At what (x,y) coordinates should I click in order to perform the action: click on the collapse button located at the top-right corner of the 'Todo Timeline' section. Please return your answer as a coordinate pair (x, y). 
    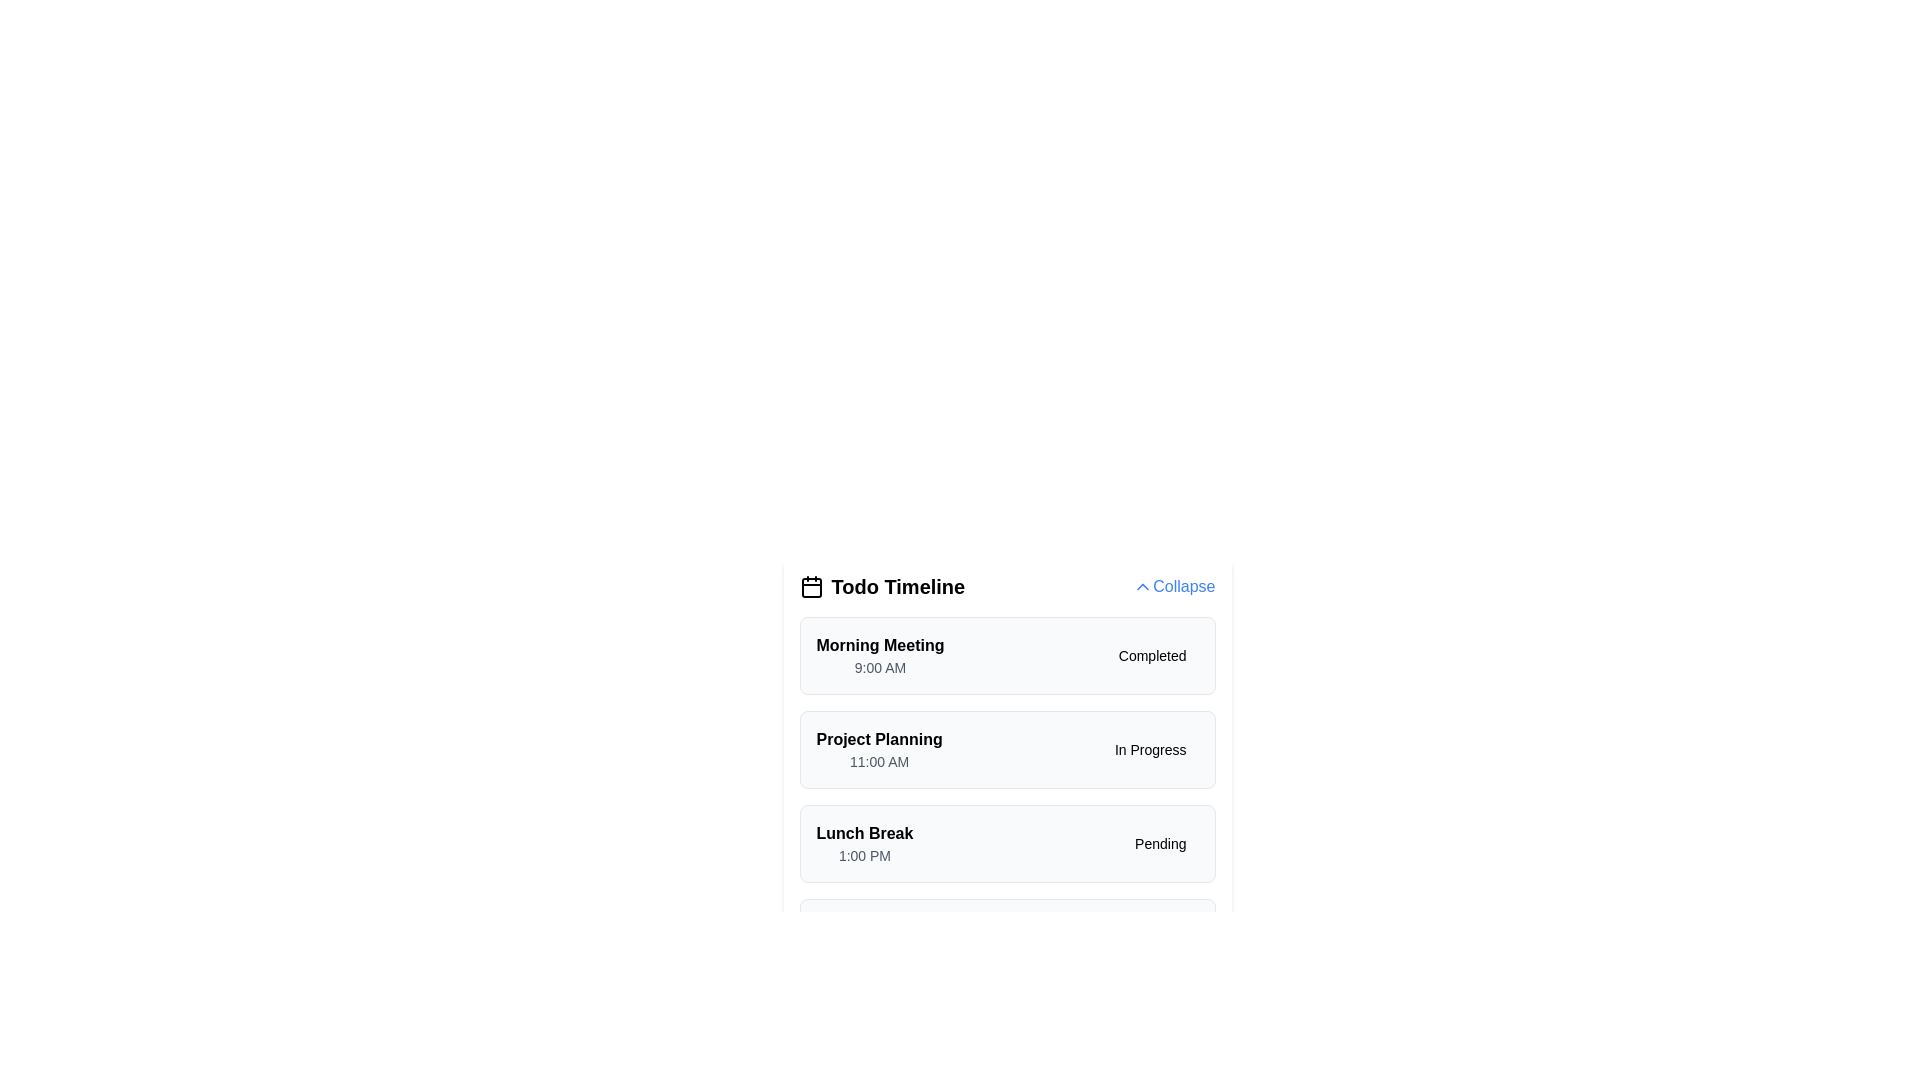
    Looking at the image, I should click on (1174, 585).